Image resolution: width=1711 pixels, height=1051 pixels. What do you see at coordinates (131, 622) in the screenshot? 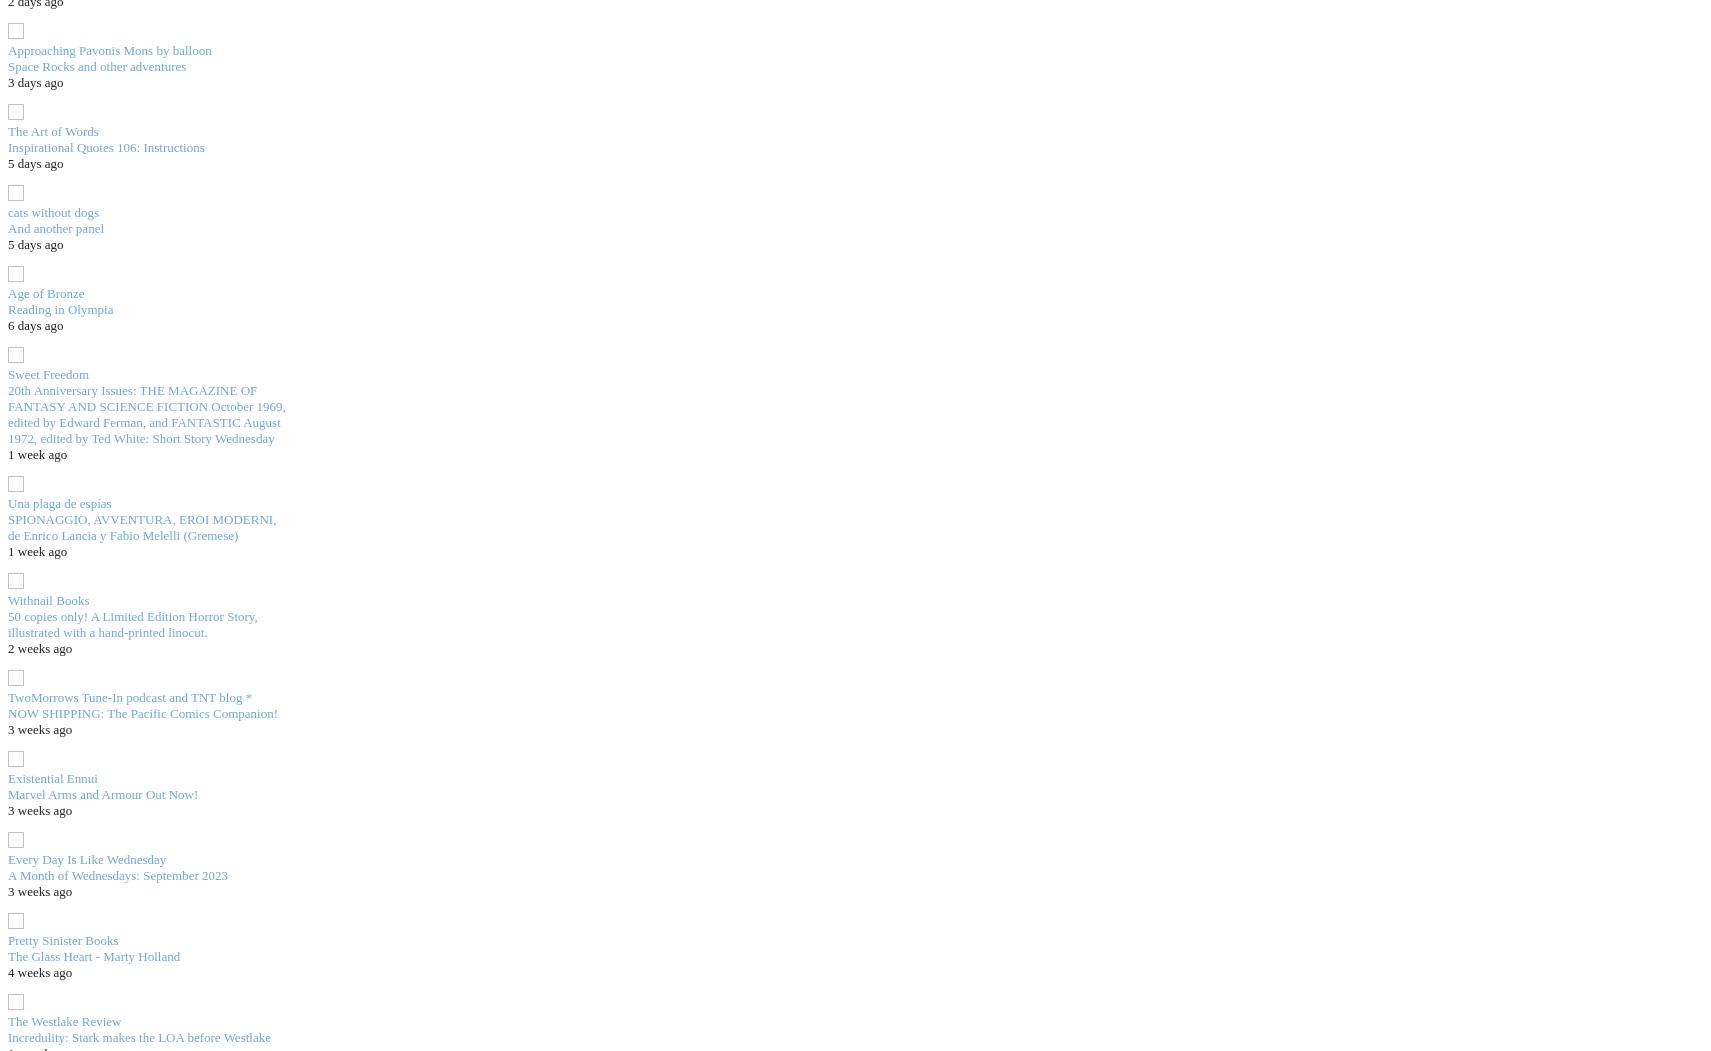
I see `'50 copies only! A Limited Edition Horror Story, illustrated with a hand-printed linocut.'` at bounding box center [131, 622].